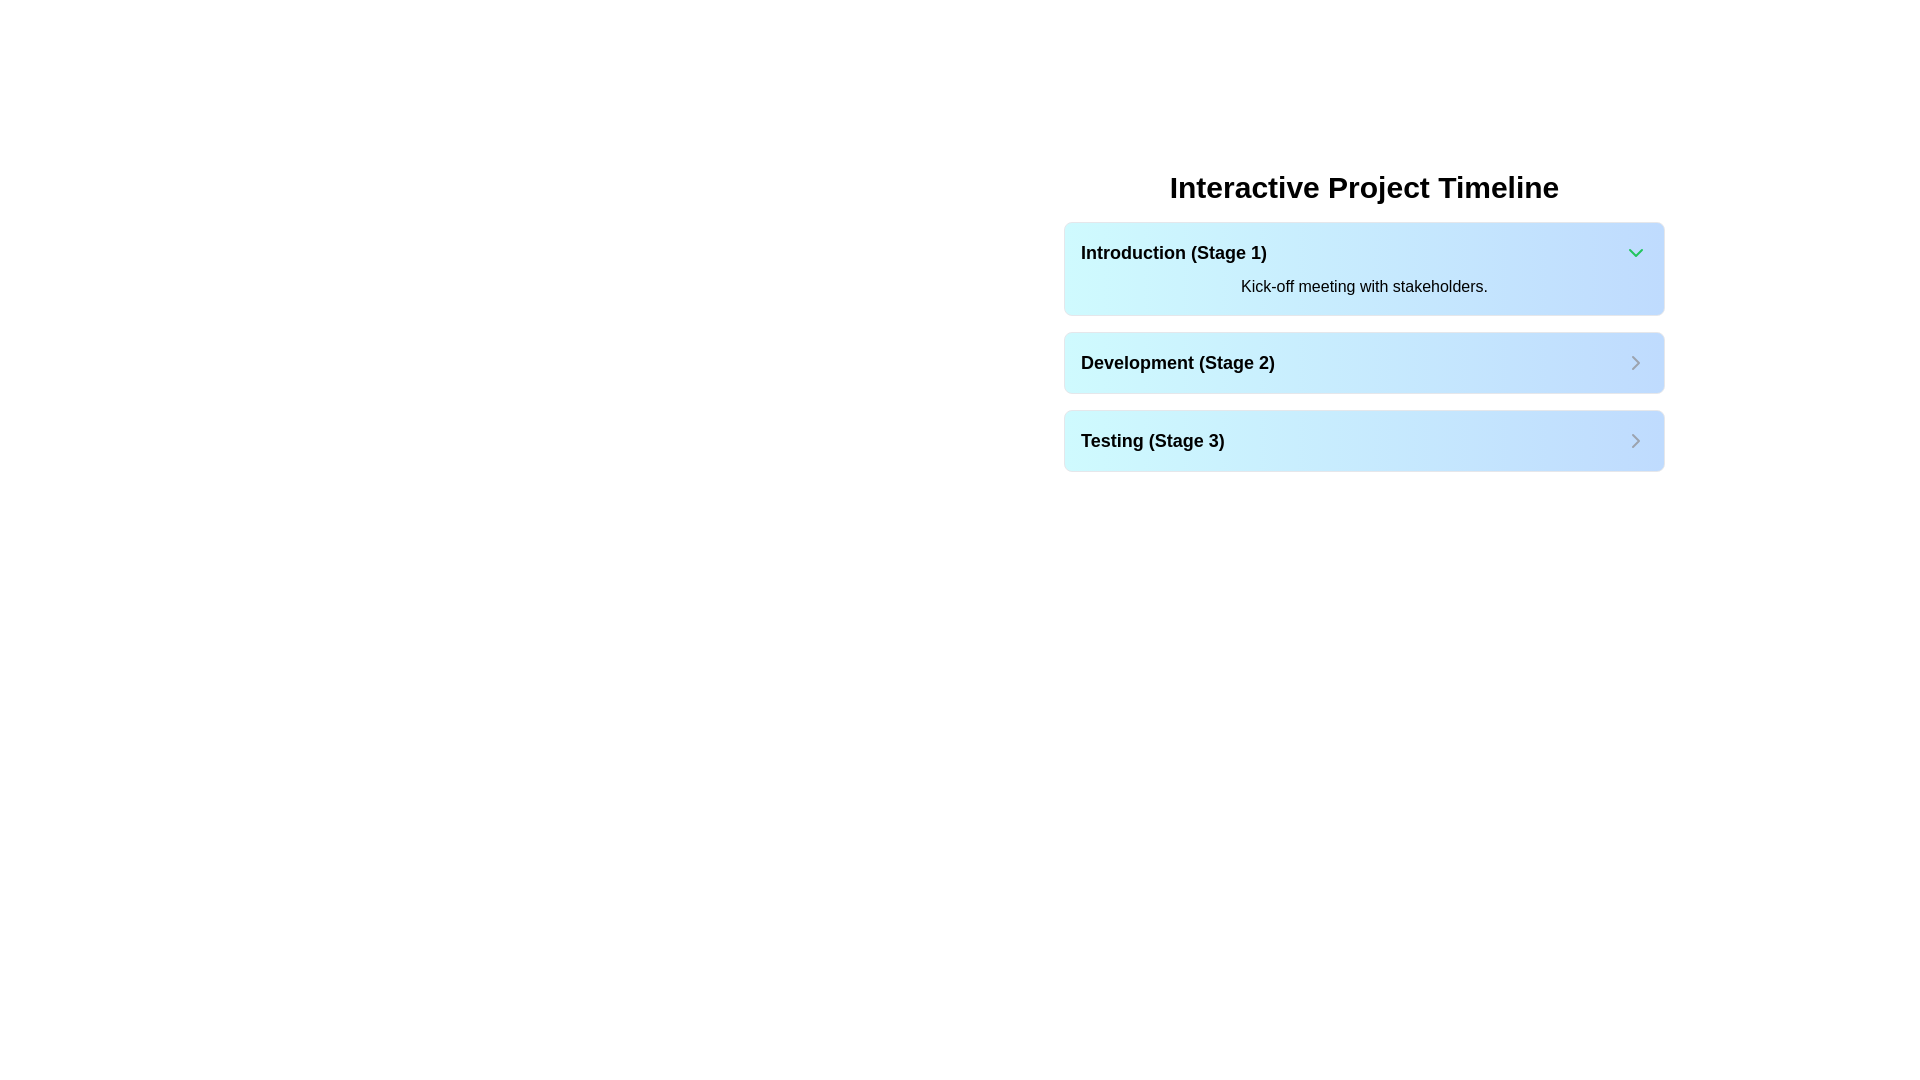 This screenshot has height=1080, width=1920. Describe the element at coordinates (1363, 439) in the screenshot. I see `the third panel in the vertical stack indicating the 'Testing' stage` at that location.